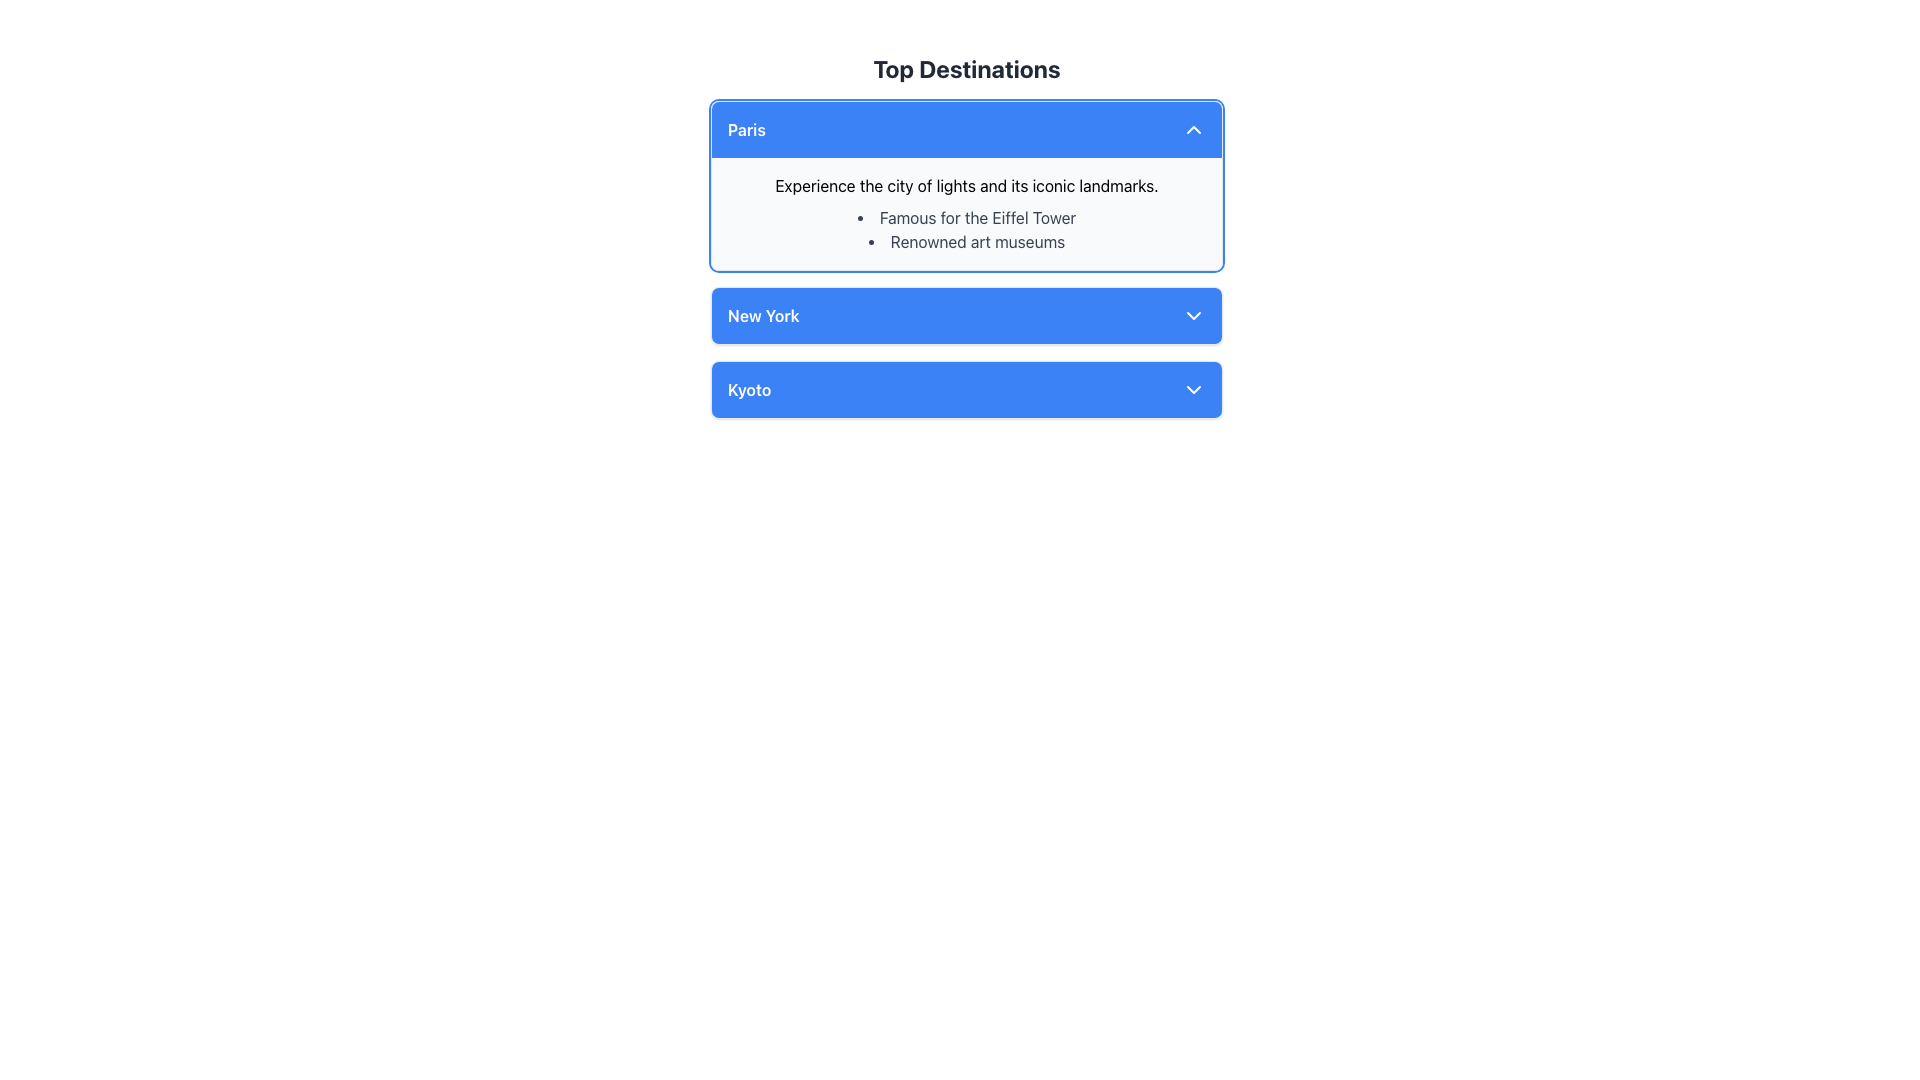  What do you see at coordinates (966, 229) in the screenshot?
I see `the Text List (Bullet Points) under the 'Paris' subsection, which provides details about key attractions and characteristics of the city` at bounding box center [966, 229].